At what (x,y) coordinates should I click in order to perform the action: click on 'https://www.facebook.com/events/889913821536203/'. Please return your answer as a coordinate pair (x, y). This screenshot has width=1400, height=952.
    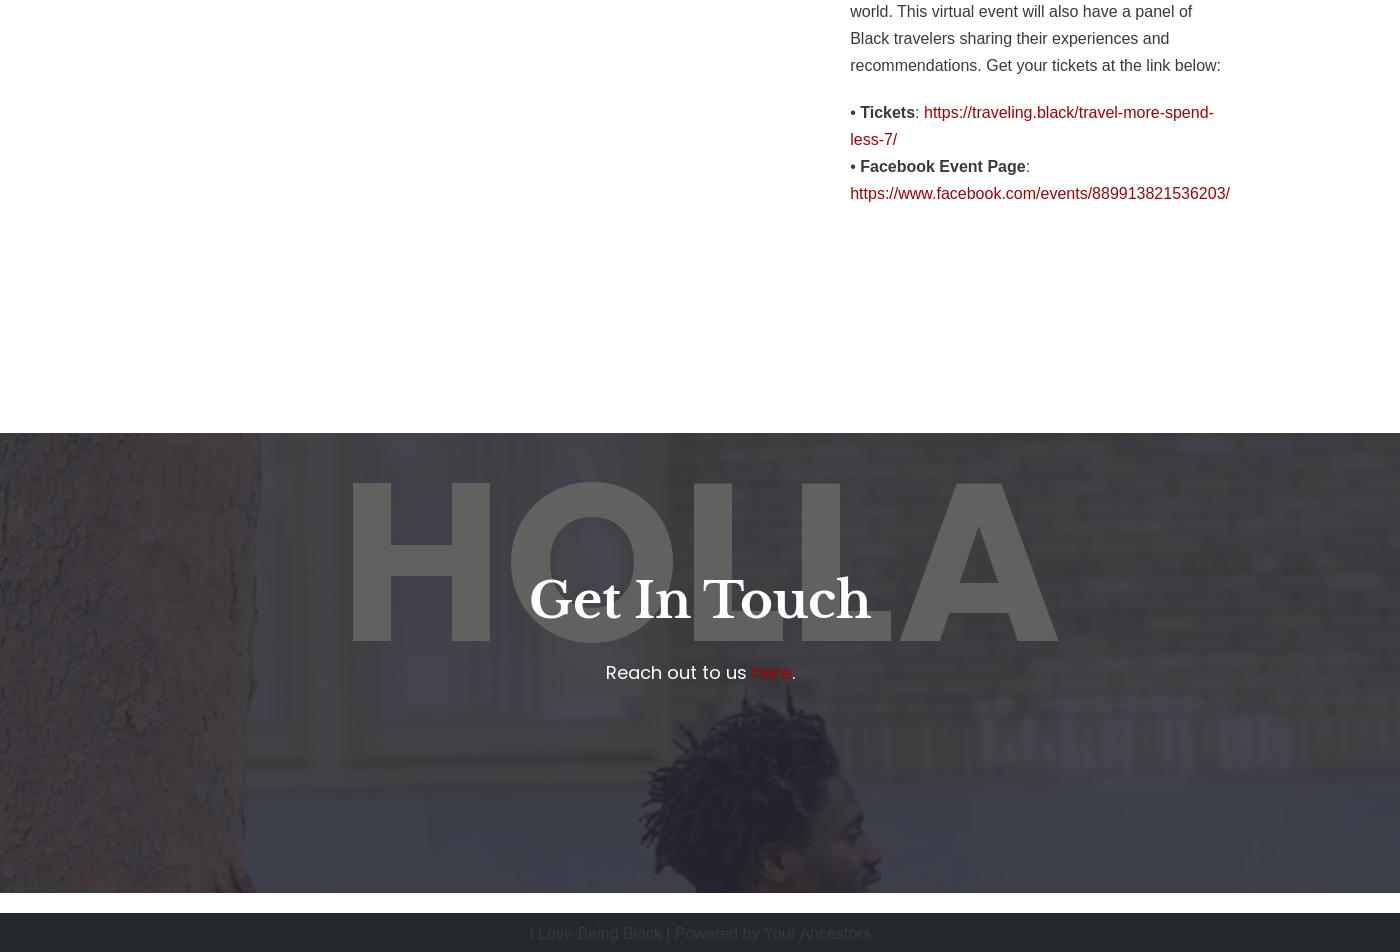
    Looking at the image, I should click on (1040, 192).